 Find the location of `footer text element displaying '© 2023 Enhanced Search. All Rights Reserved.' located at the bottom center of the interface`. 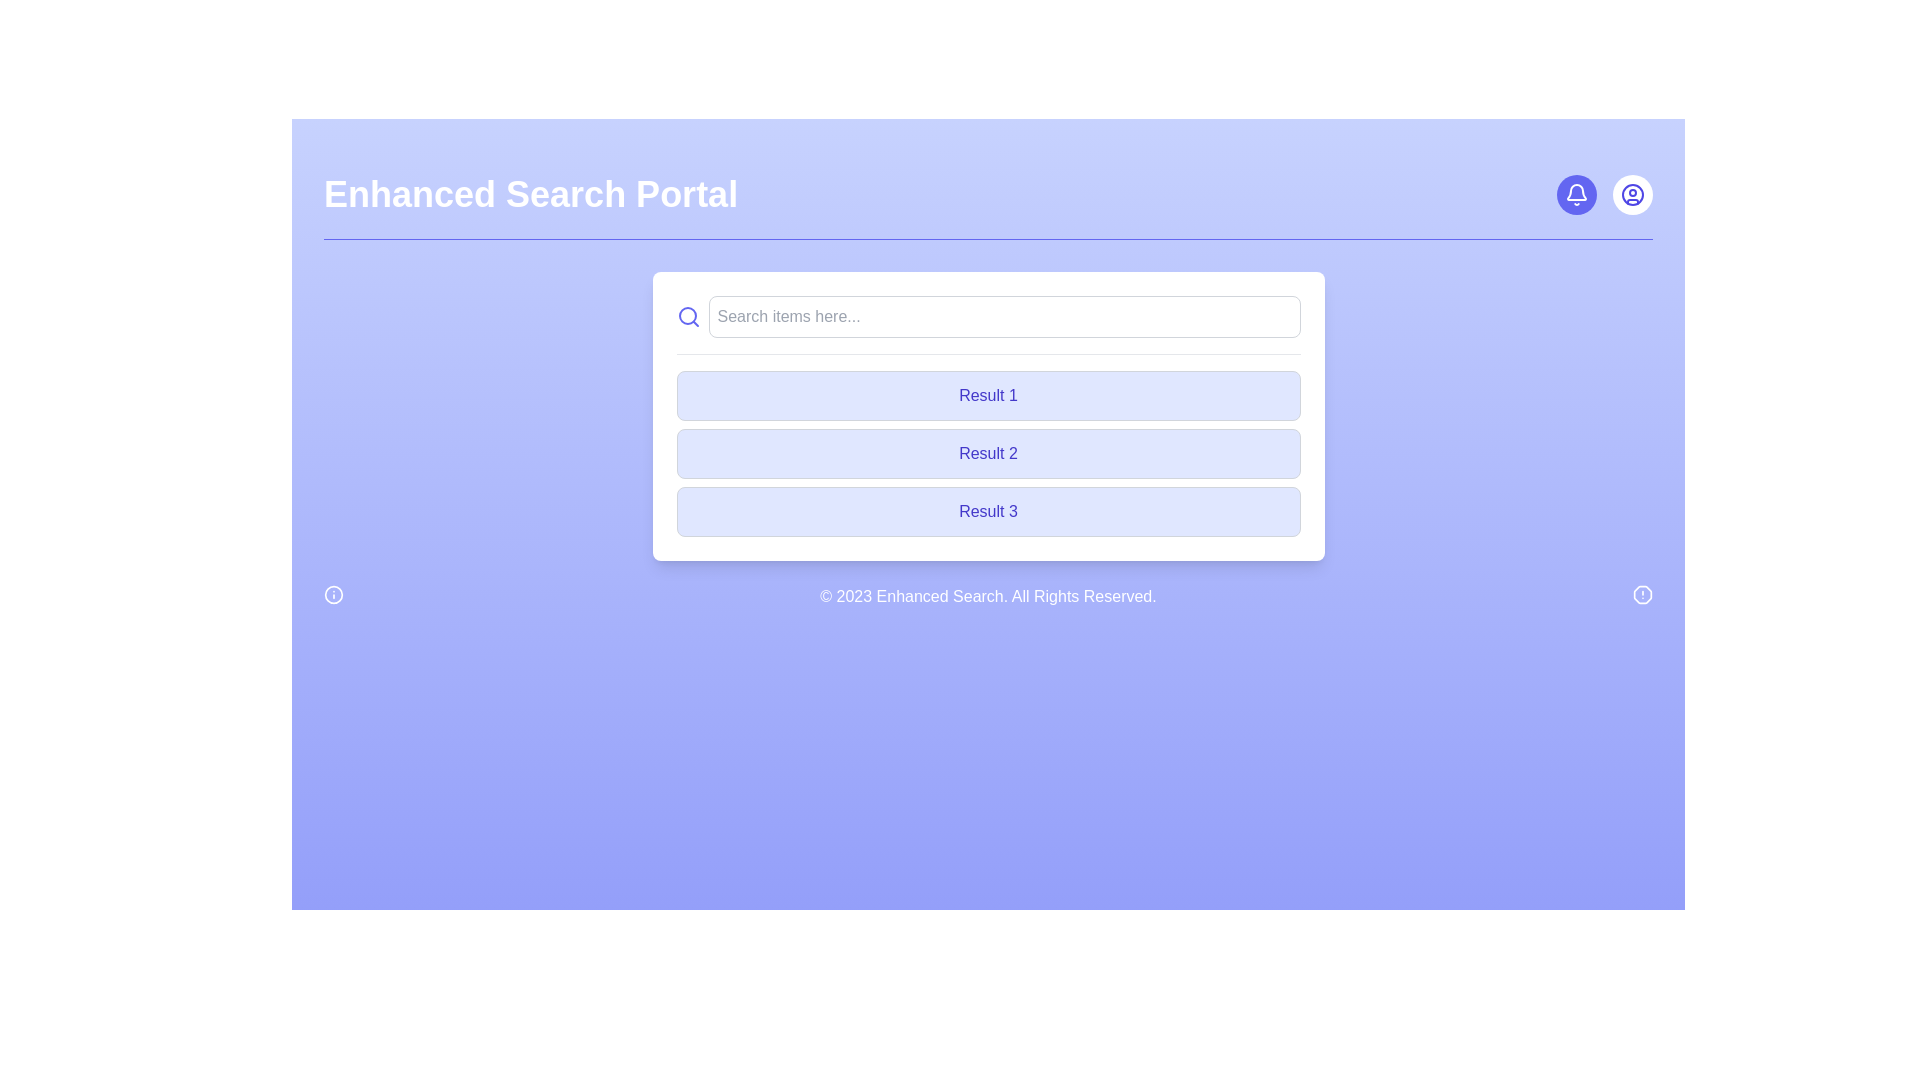

footer text element displaying '© 2023 Enhanced Search. All Rights Reserved.' located at the bottom center of the interface is located at coordinates (988, 596).